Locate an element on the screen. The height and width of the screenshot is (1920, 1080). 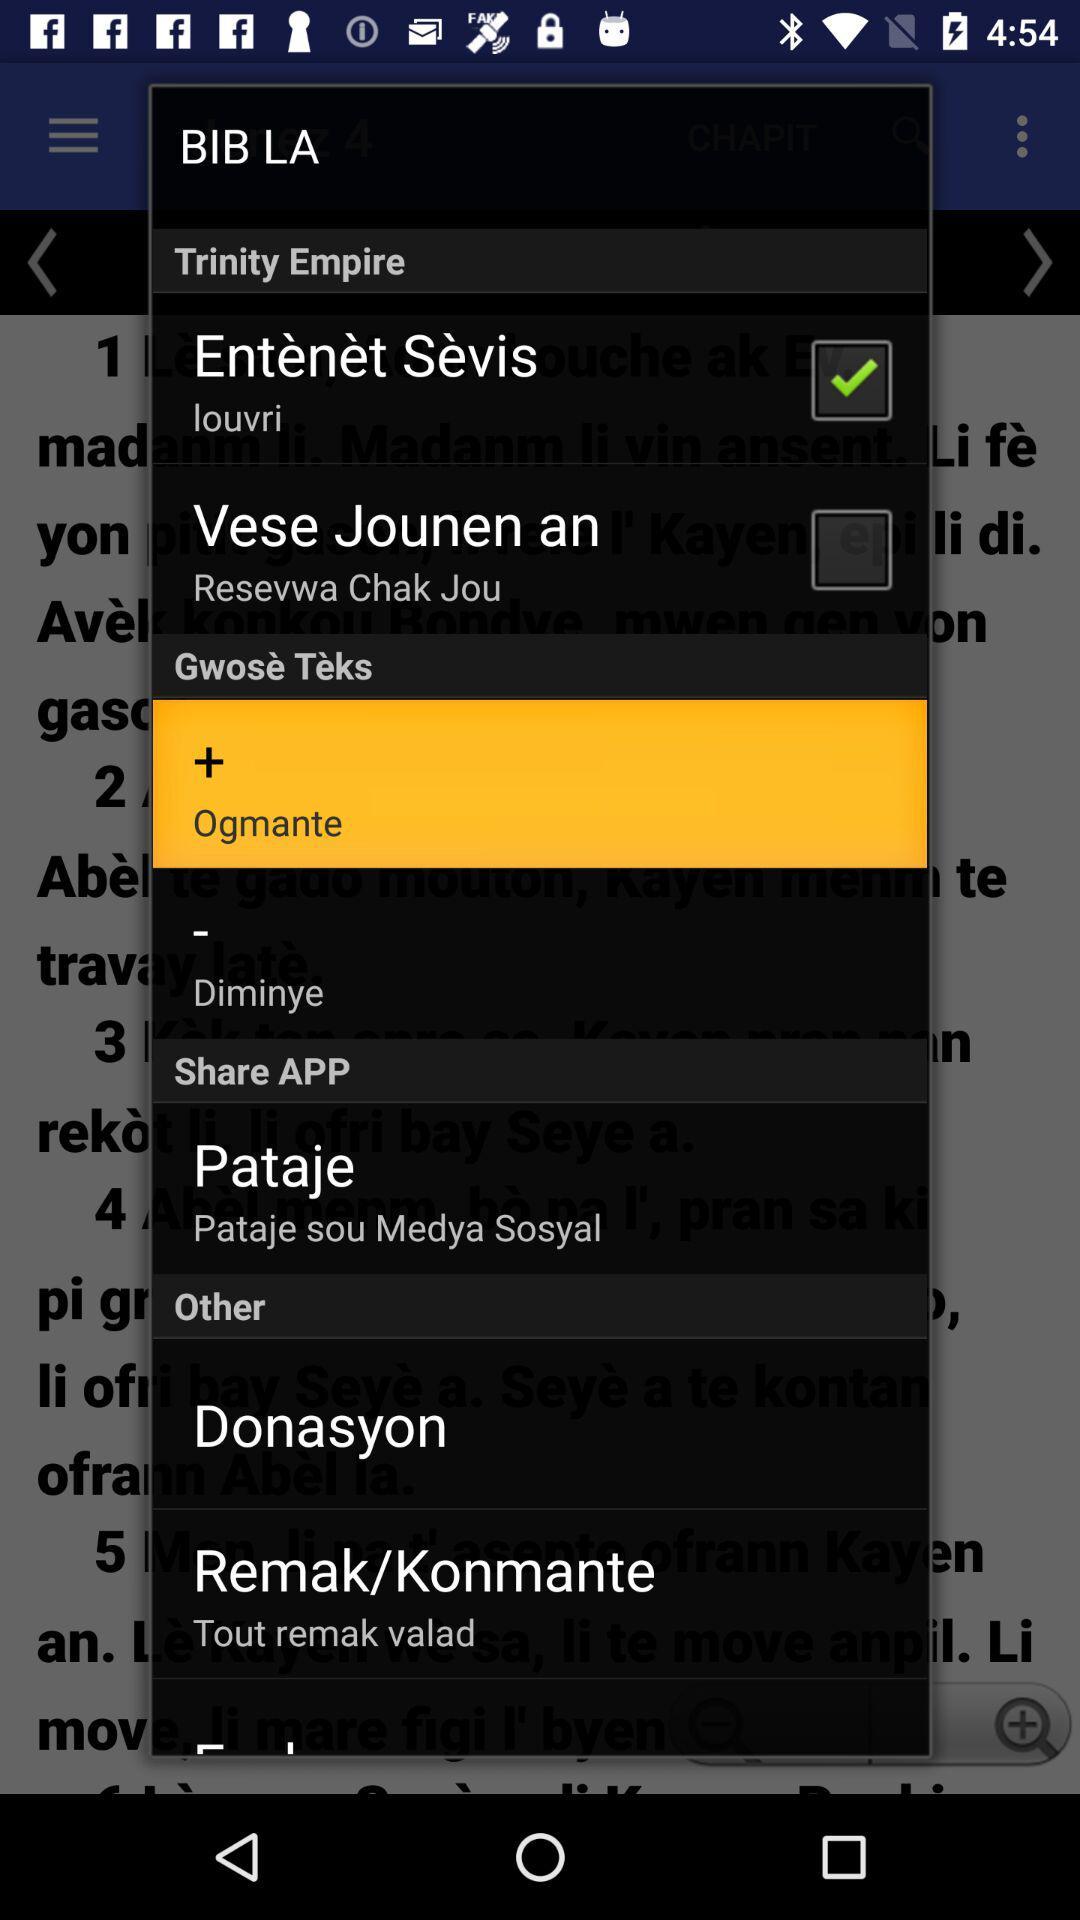
the app below the bib la app is located at coordinates (540, 259).